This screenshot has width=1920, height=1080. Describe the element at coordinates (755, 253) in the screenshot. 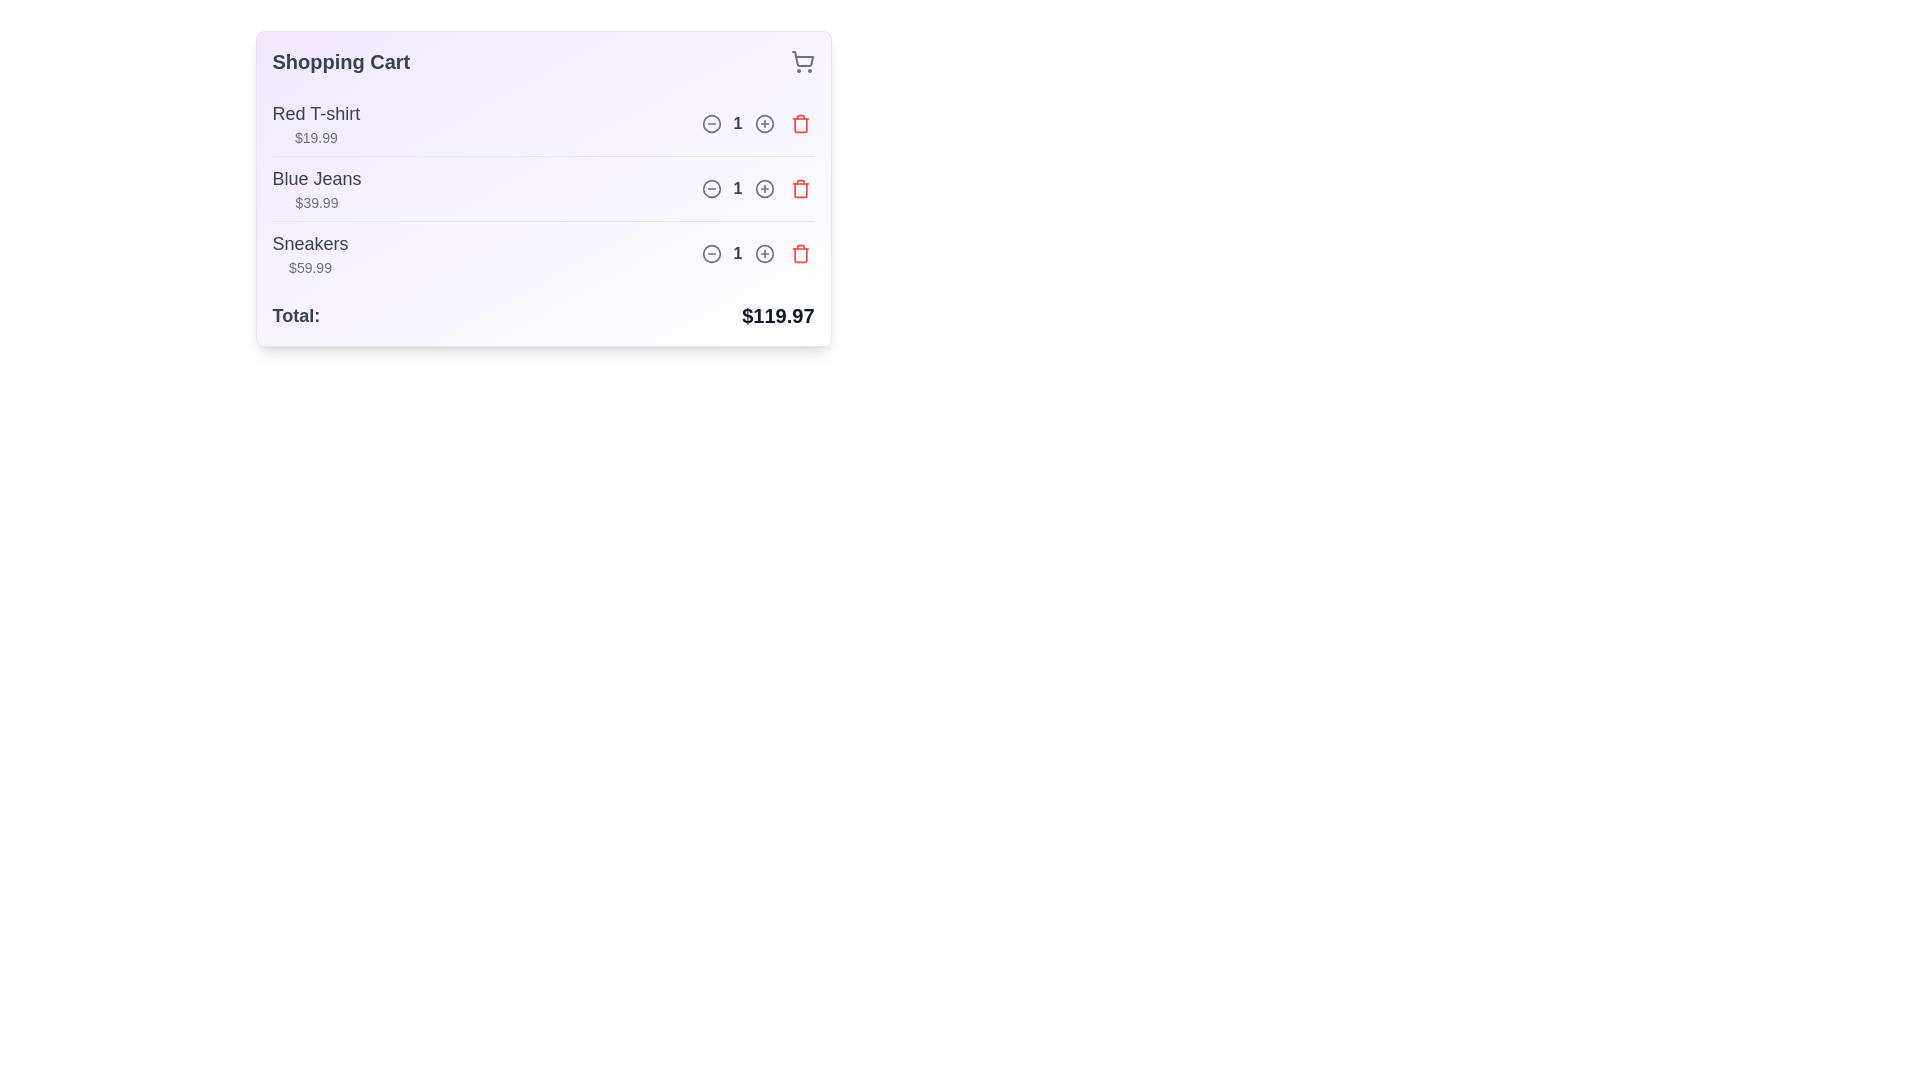

I see `the increment button for the Sneakers item in the cart` at that location.